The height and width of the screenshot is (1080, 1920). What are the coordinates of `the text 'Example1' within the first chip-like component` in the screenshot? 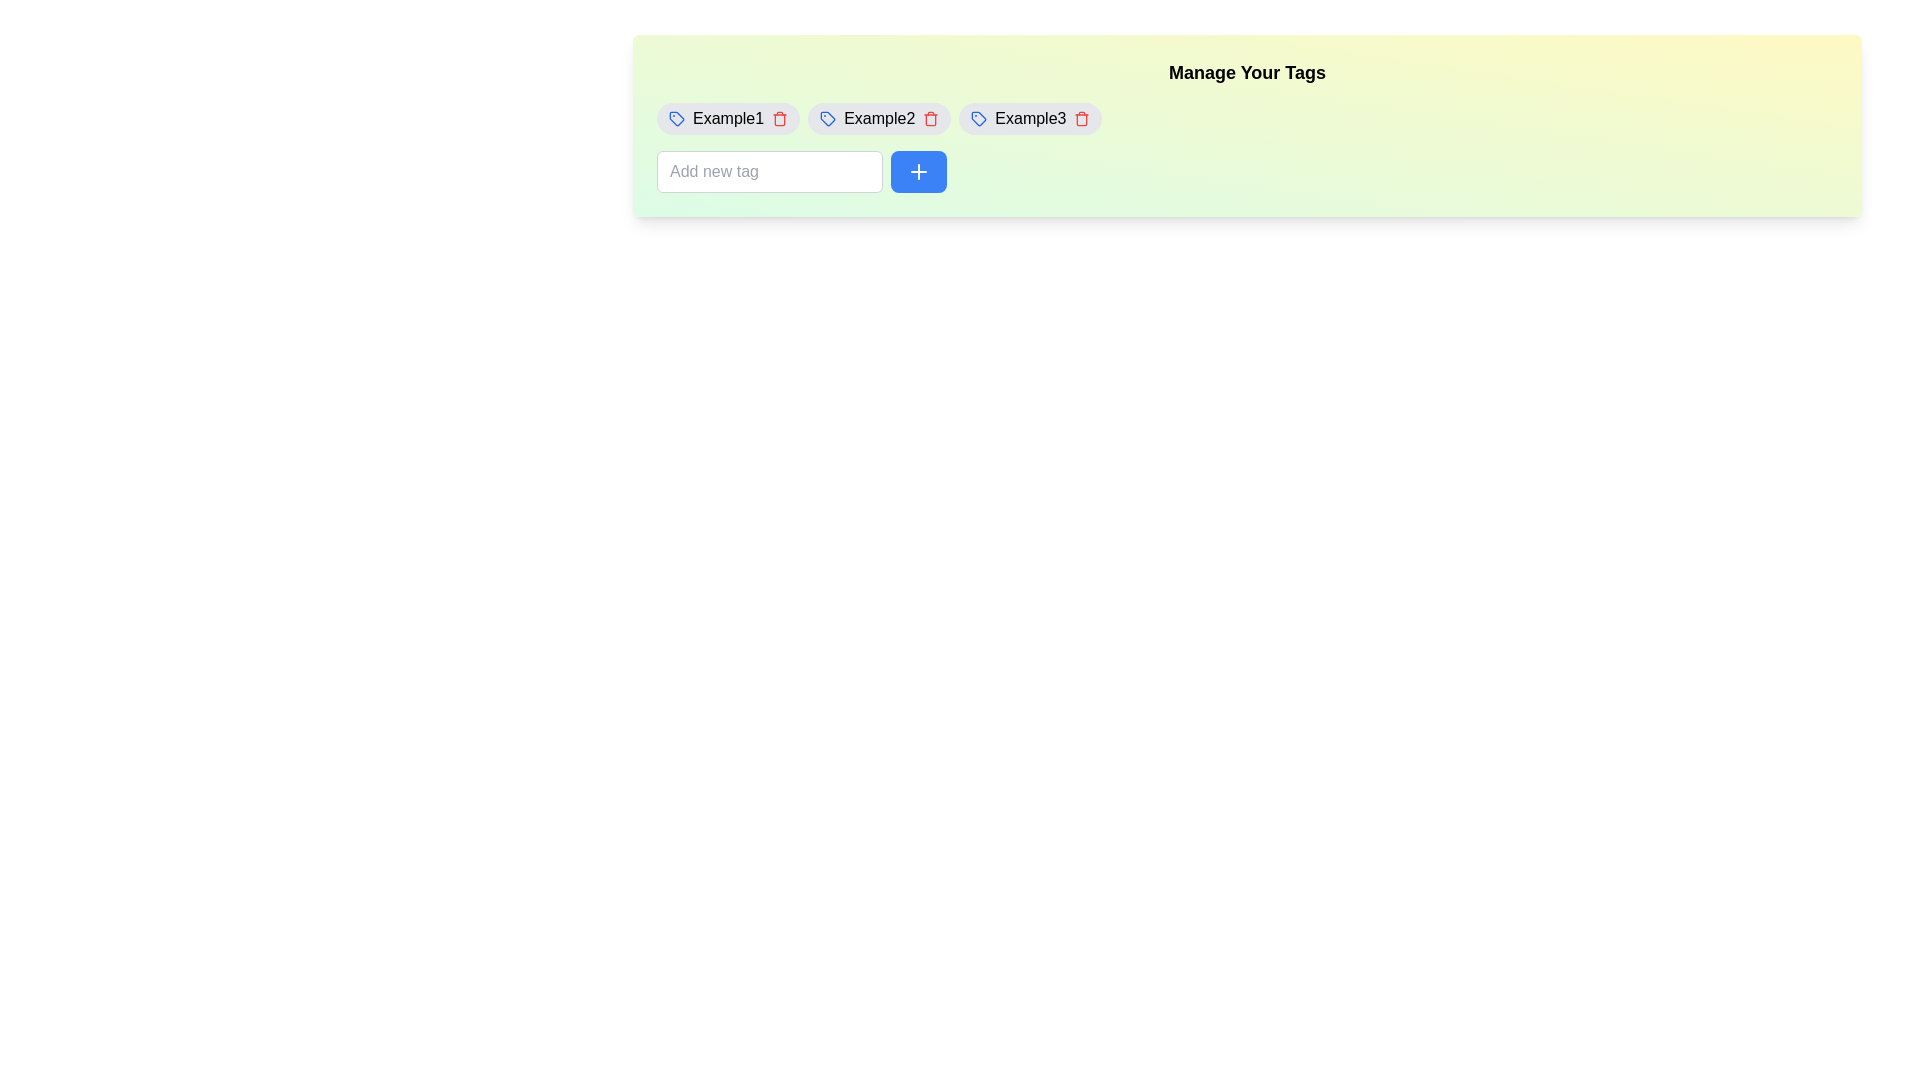 It's located at (727, 119).